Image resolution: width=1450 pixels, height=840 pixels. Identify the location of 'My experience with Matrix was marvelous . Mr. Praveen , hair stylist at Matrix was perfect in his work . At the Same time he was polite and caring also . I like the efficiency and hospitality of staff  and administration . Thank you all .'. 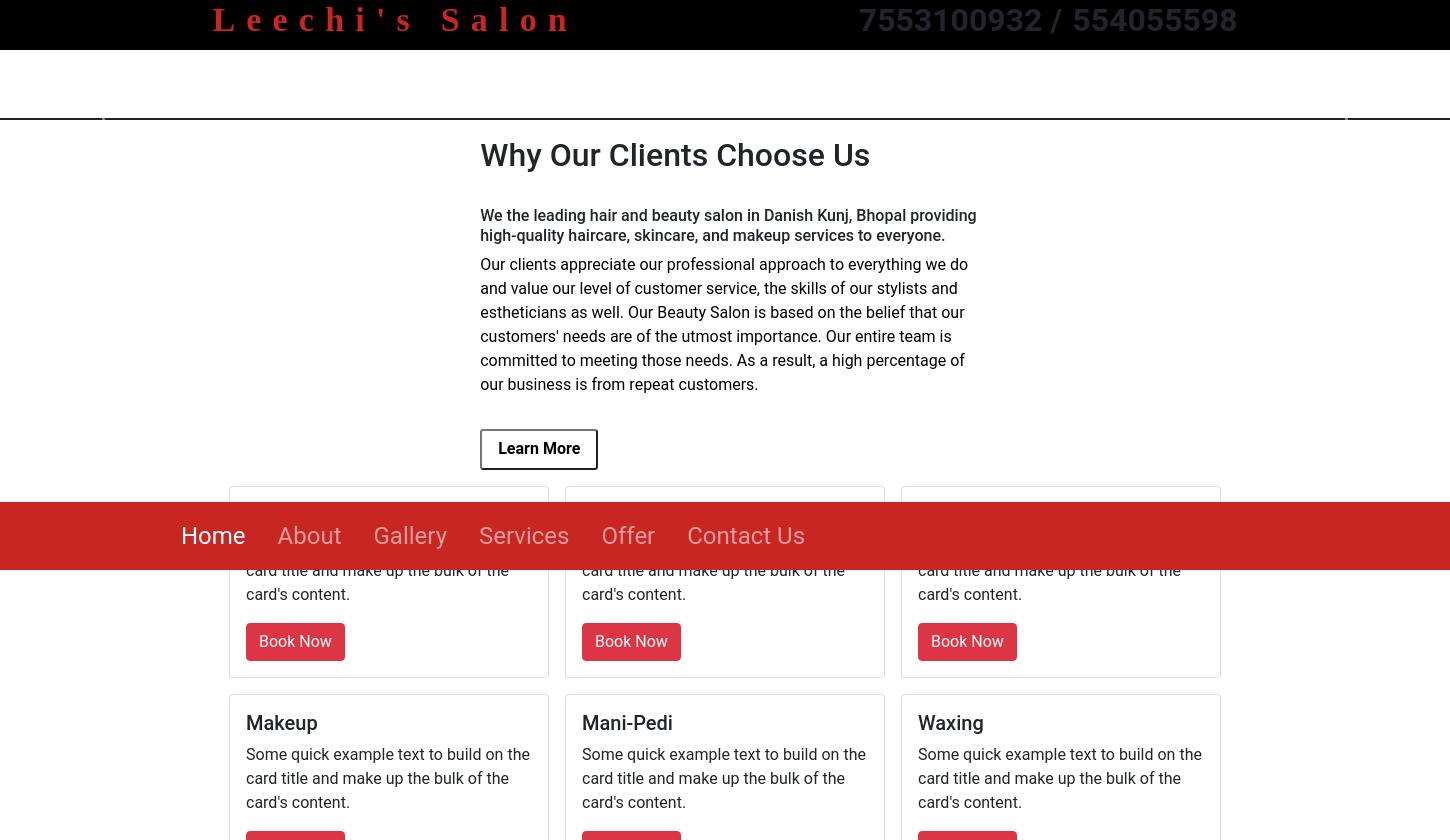
(1155, 781).